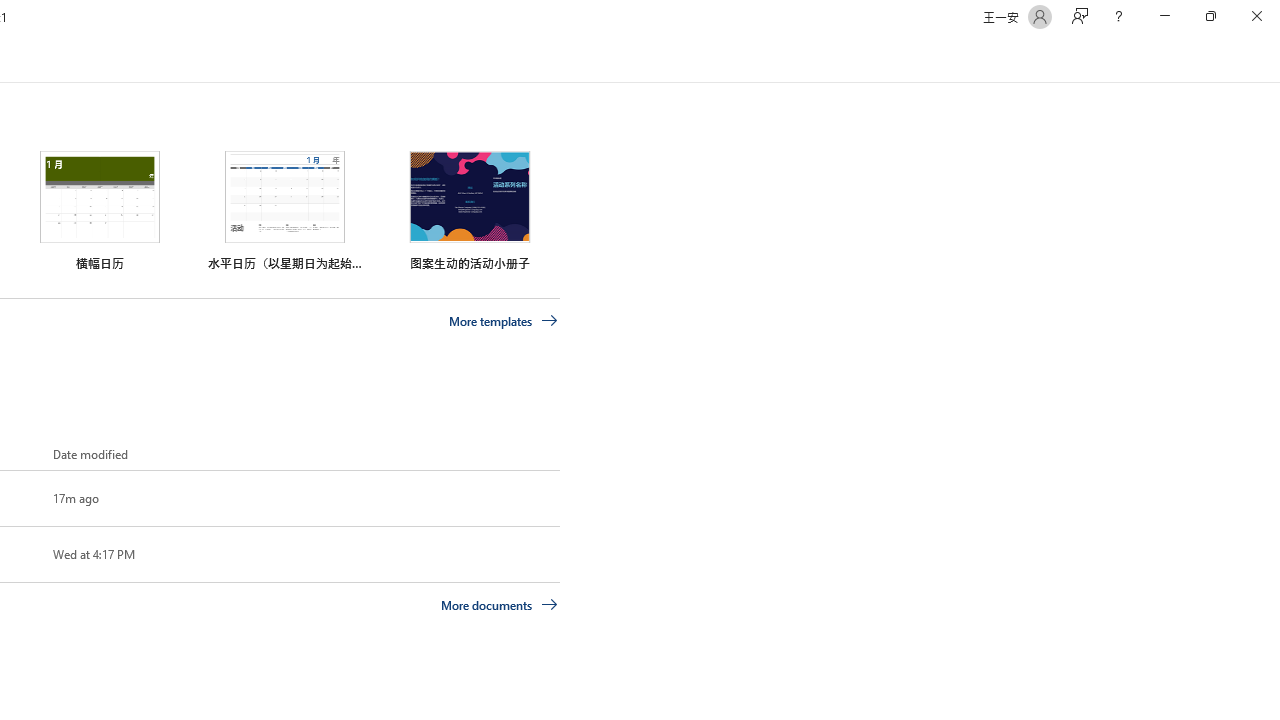 The height and width of the screenshot is (720, 1280). Describe the element at coordinates (1164, 16) in the screenshot. I see `'Minimize'` at that location.